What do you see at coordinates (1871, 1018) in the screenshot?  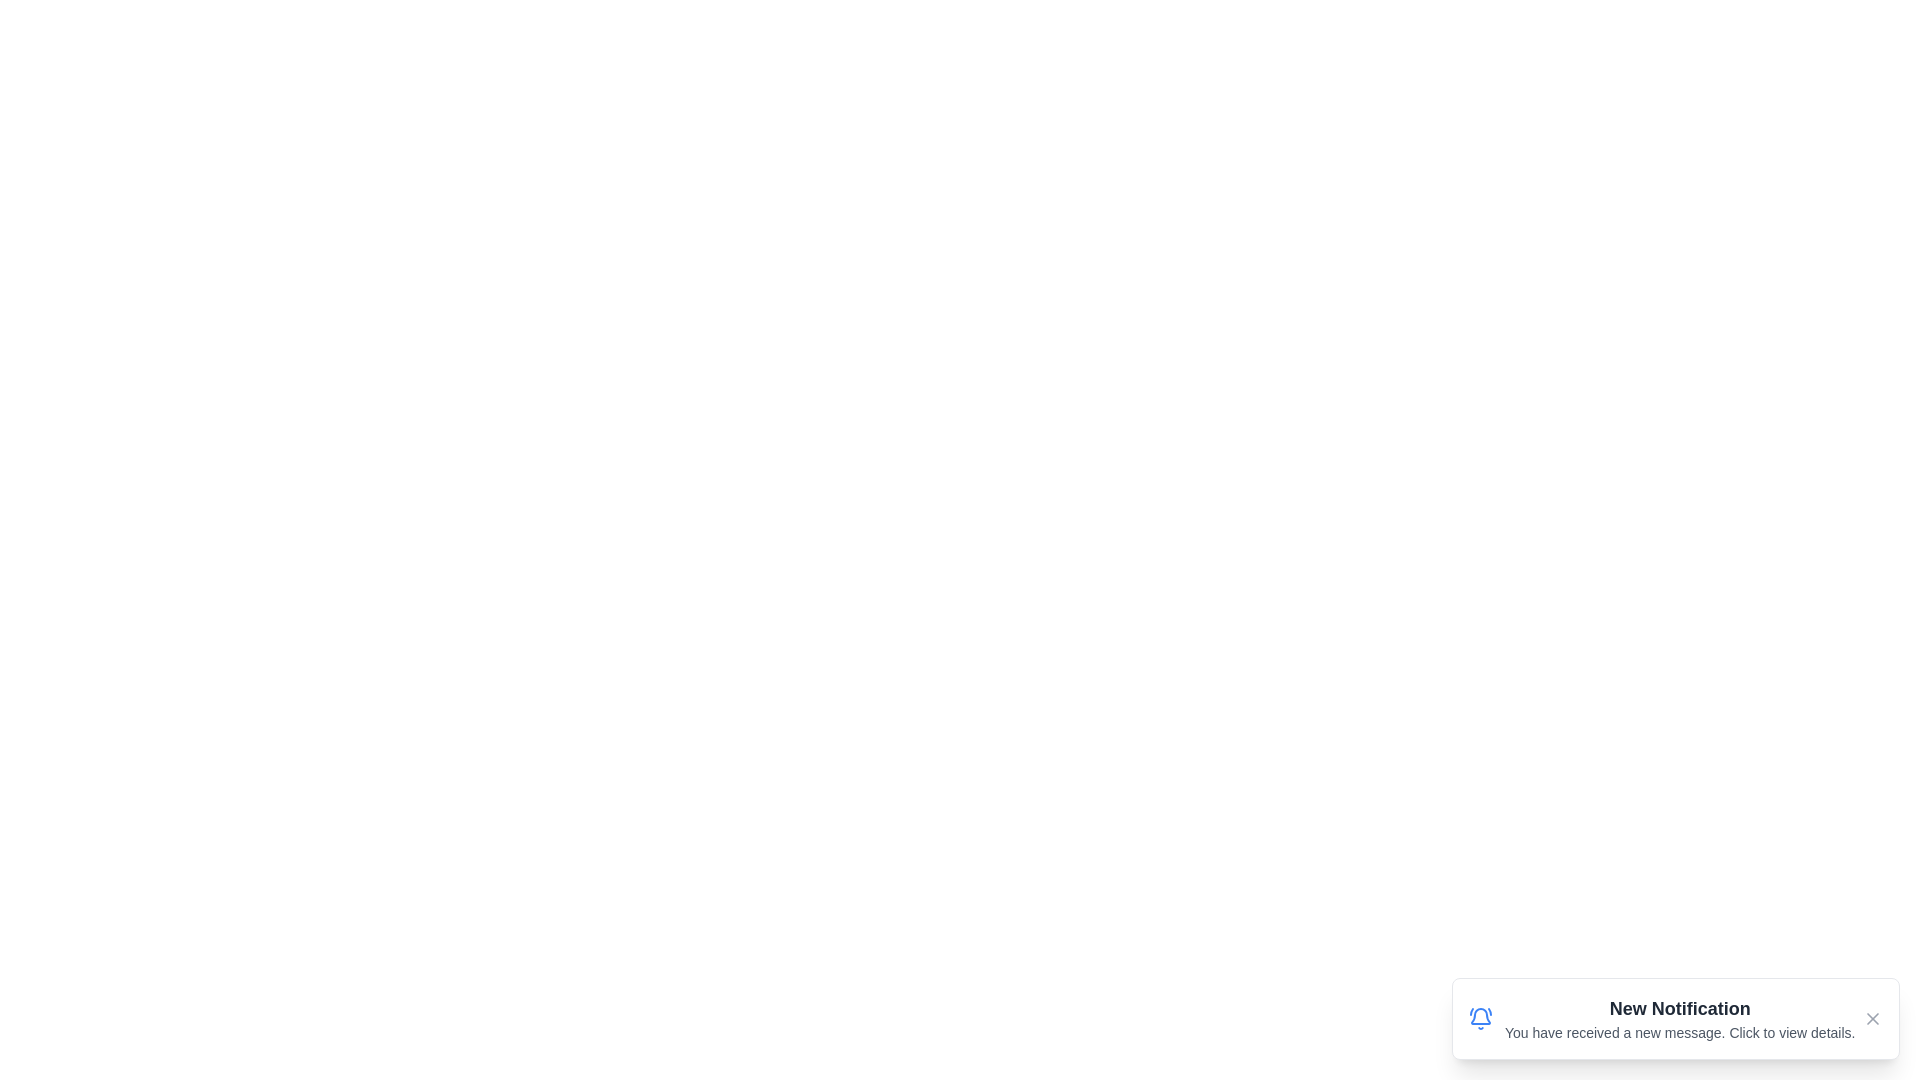 I see `the close icon button located at the top-right corner of the notification box titled 'New Notification'` at bounding box center [1871, 1018].